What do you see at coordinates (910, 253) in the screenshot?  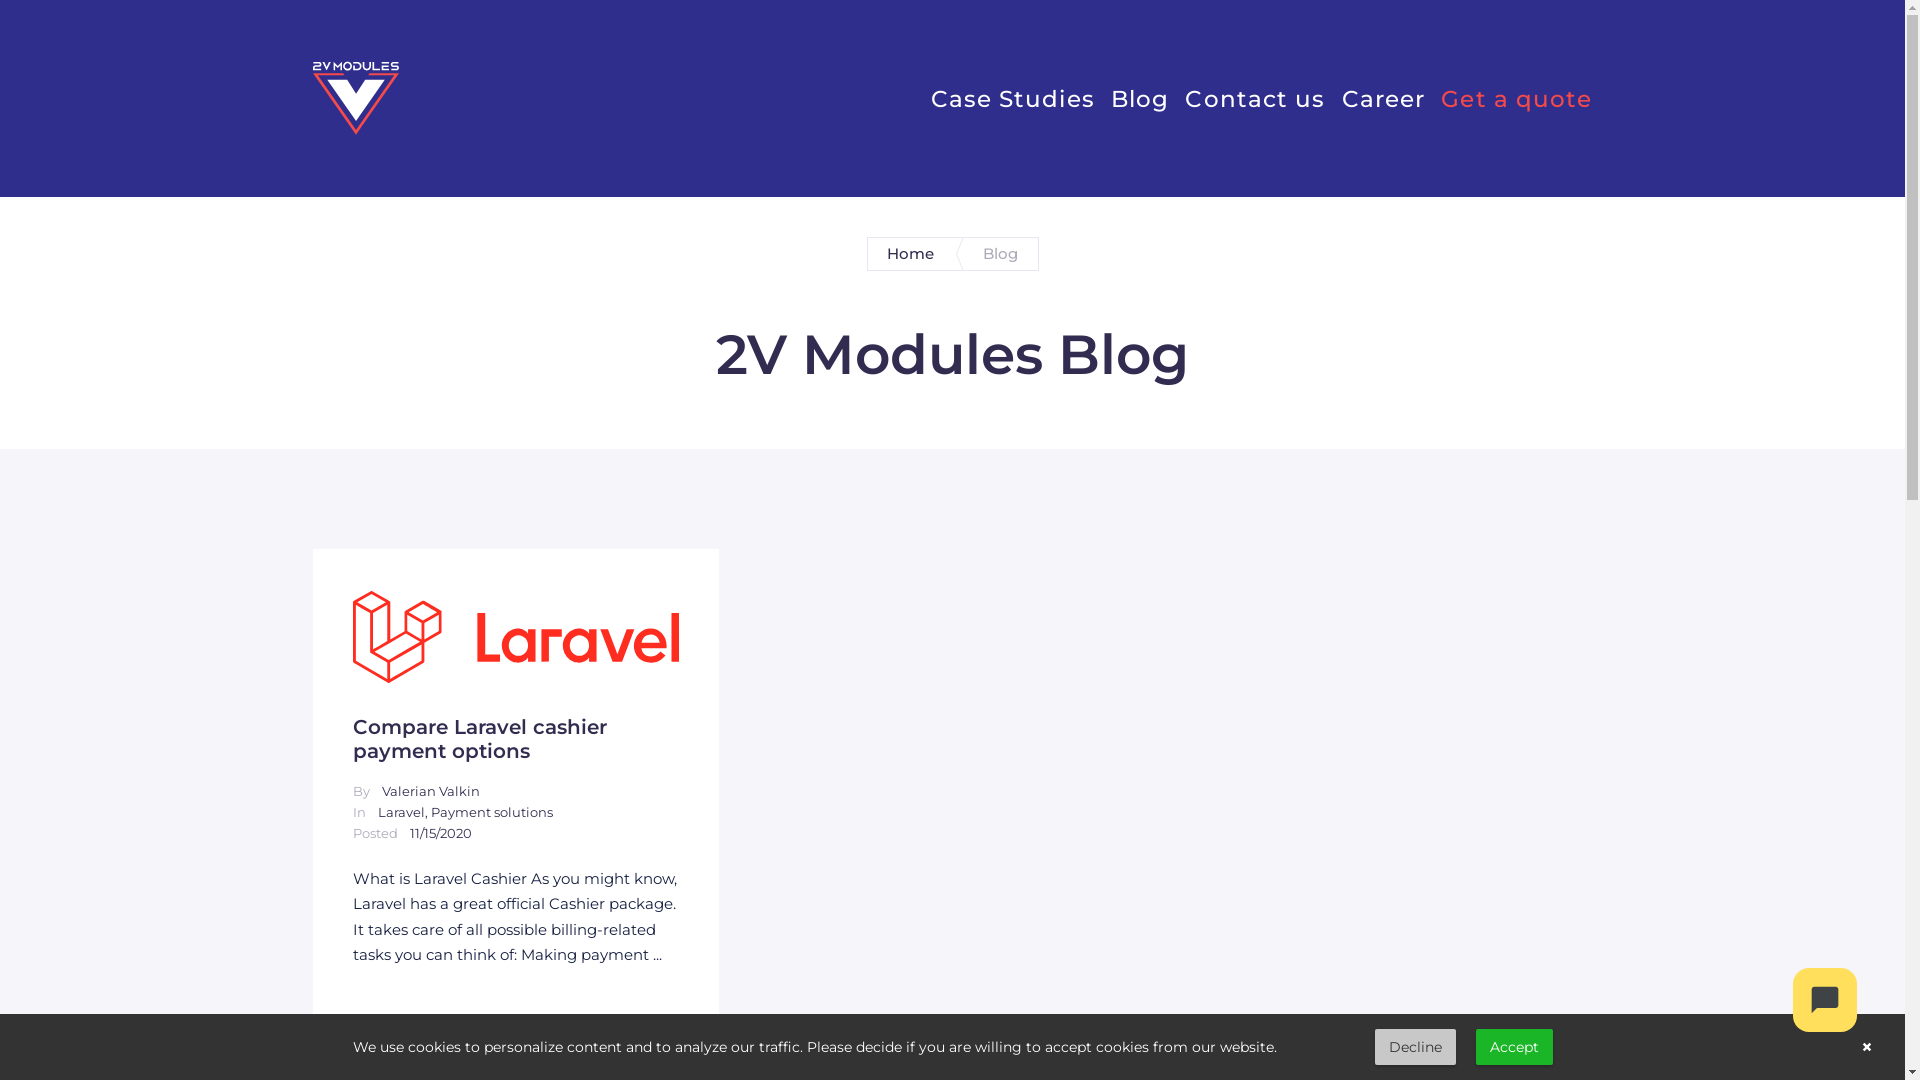 I see `'Home'` at bounding box center [910, 253].